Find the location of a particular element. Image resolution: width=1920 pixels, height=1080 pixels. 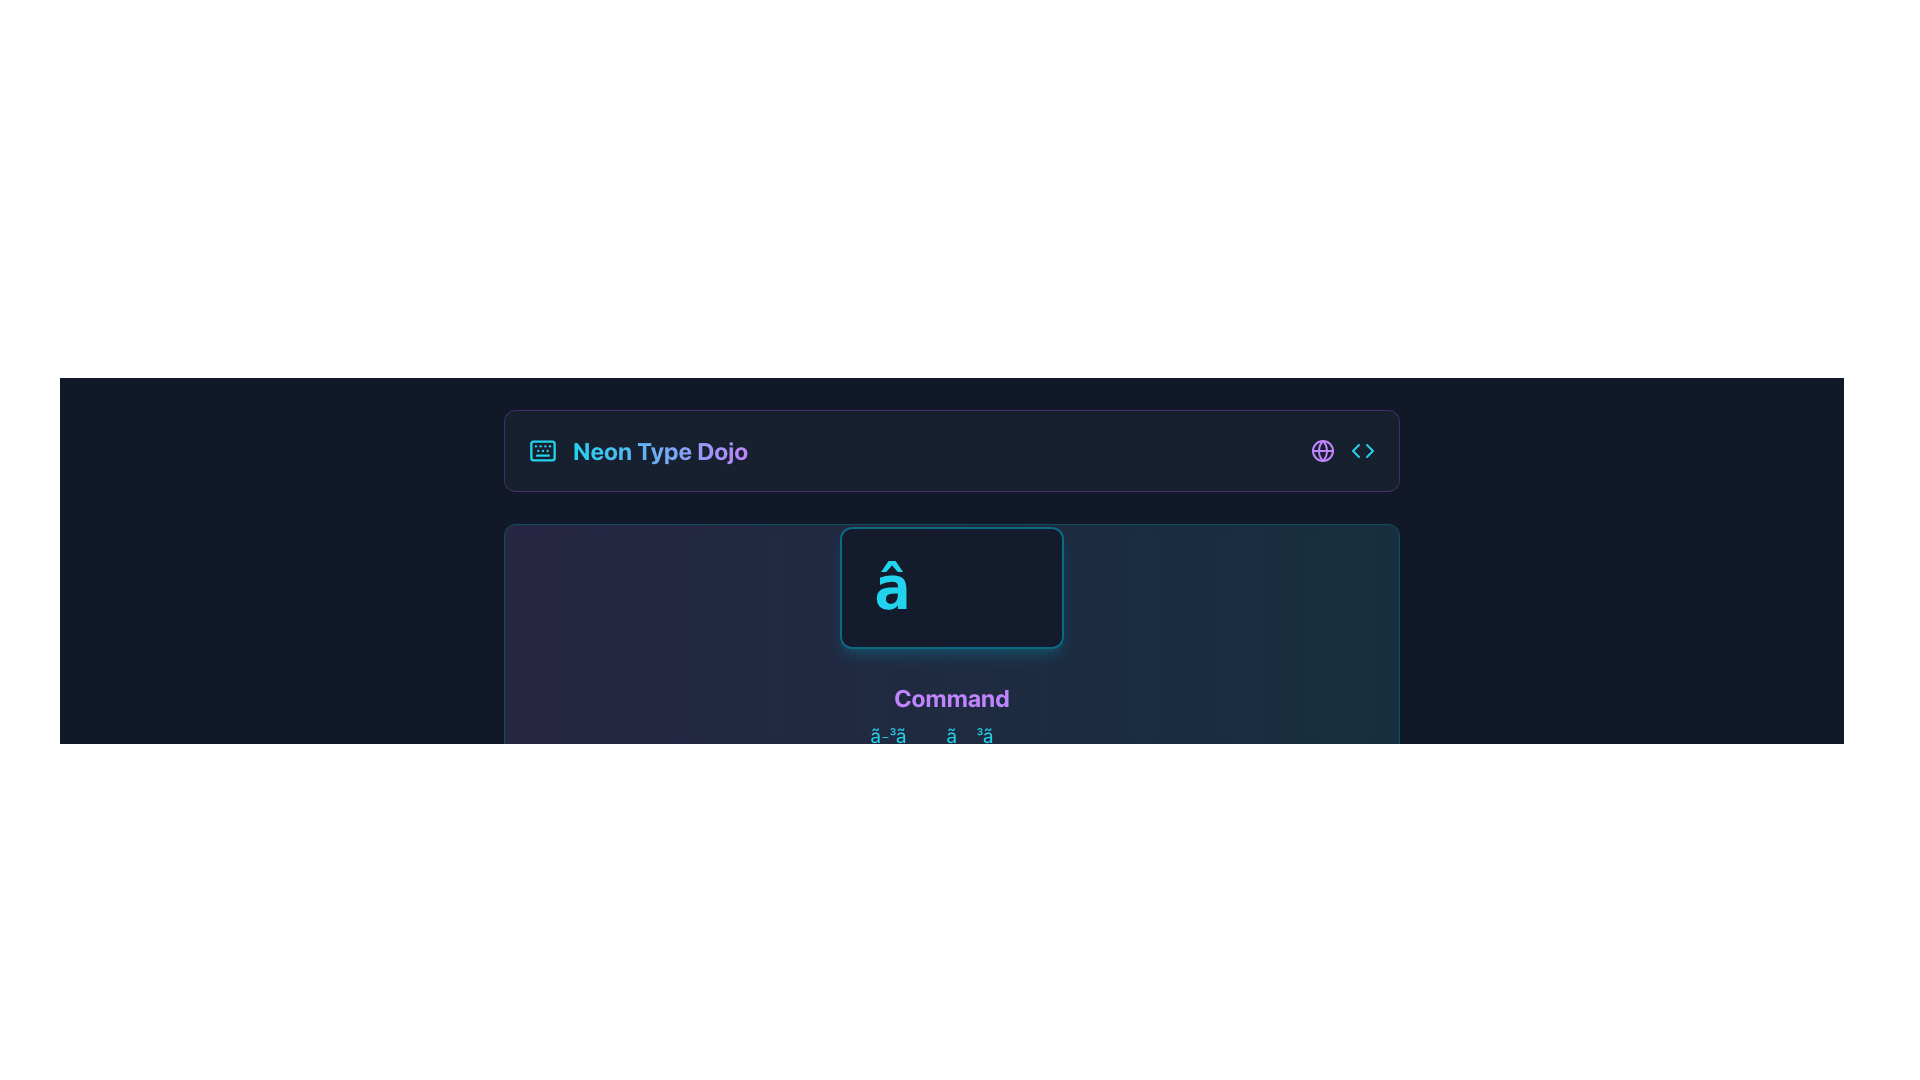

the second icon in the top-right section of the interface that represents code-related functionality is located at coordinates (1362, 451).